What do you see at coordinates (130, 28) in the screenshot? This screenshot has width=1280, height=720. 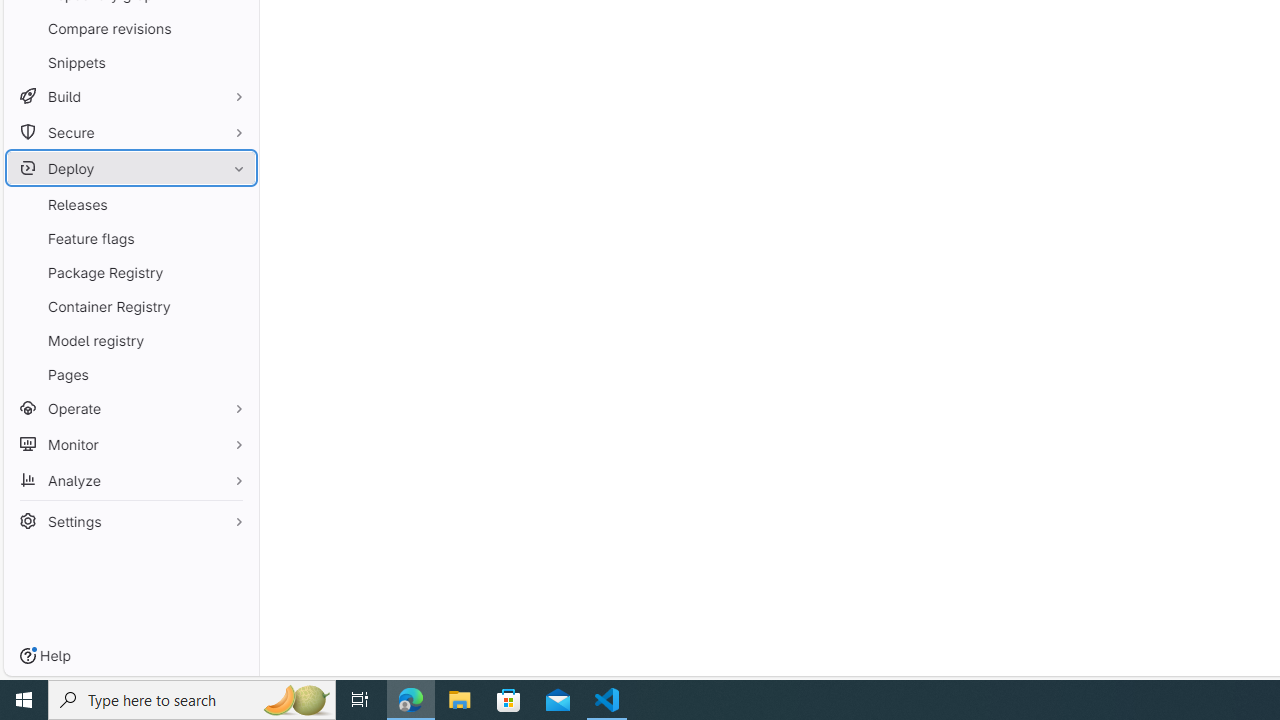 I see `'Compare revisions'` at bounding box center [130, 28].